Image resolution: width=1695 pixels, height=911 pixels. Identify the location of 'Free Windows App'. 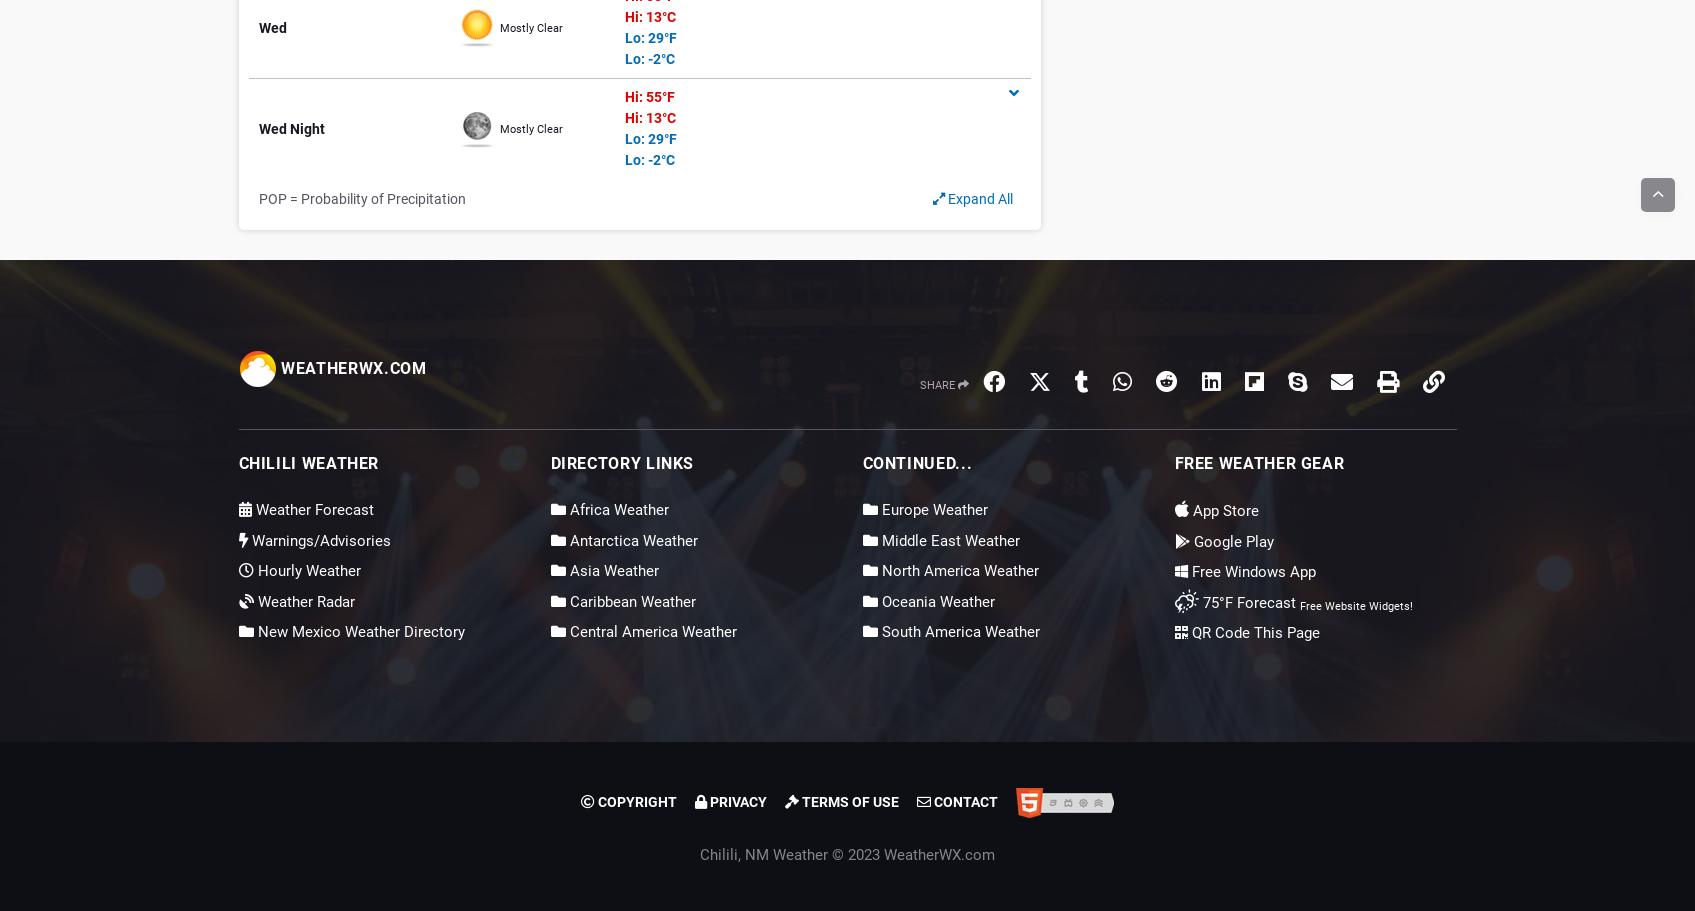
(1250, 572).